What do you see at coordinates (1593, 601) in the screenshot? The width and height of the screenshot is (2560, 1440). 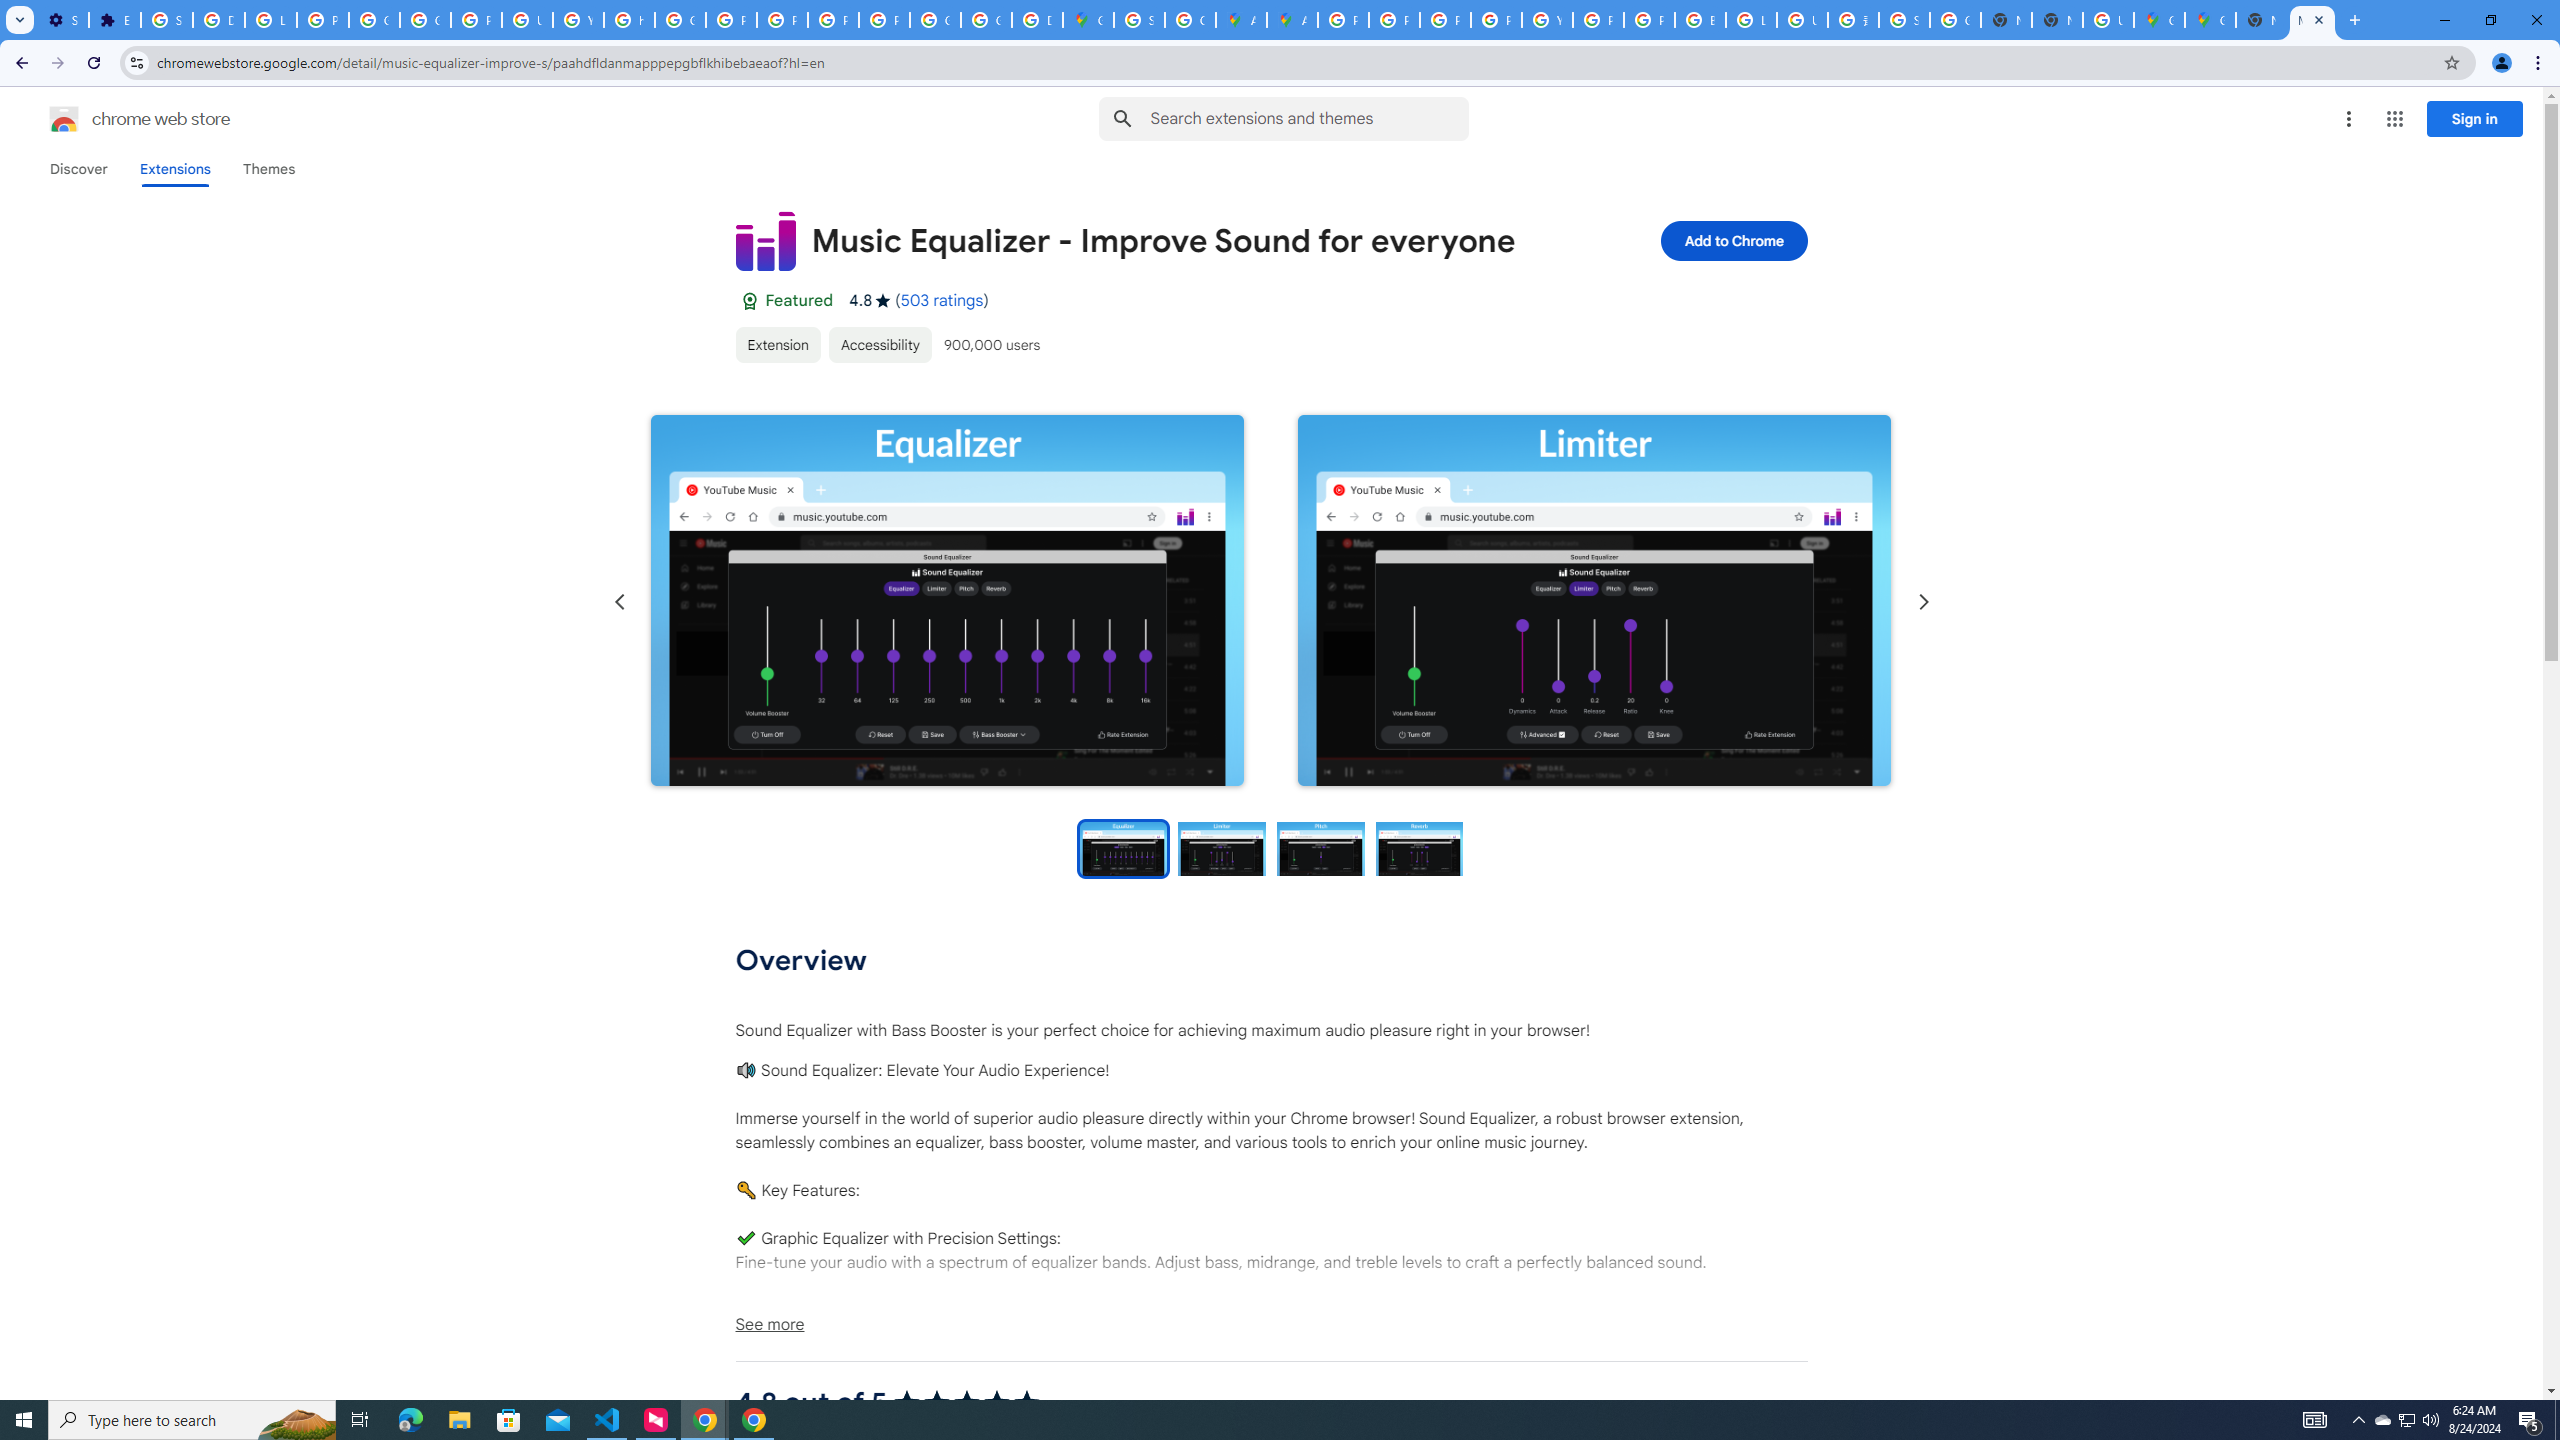 I see `'Item media 2 screenshot'` at bounding box center [1593, 601].